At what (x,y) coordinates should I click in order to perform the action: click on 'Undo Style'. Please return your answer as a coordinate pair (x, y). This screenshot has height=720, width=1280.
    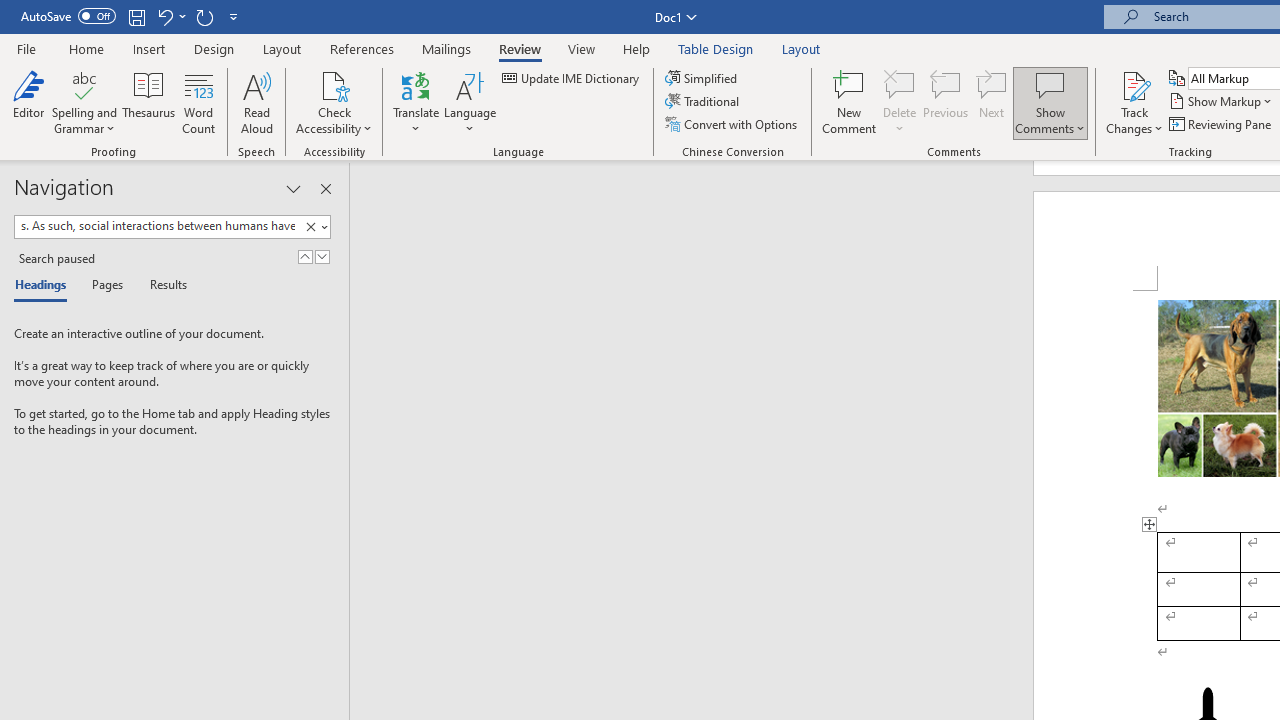
    Looking at the image, I should click on (170, 16).